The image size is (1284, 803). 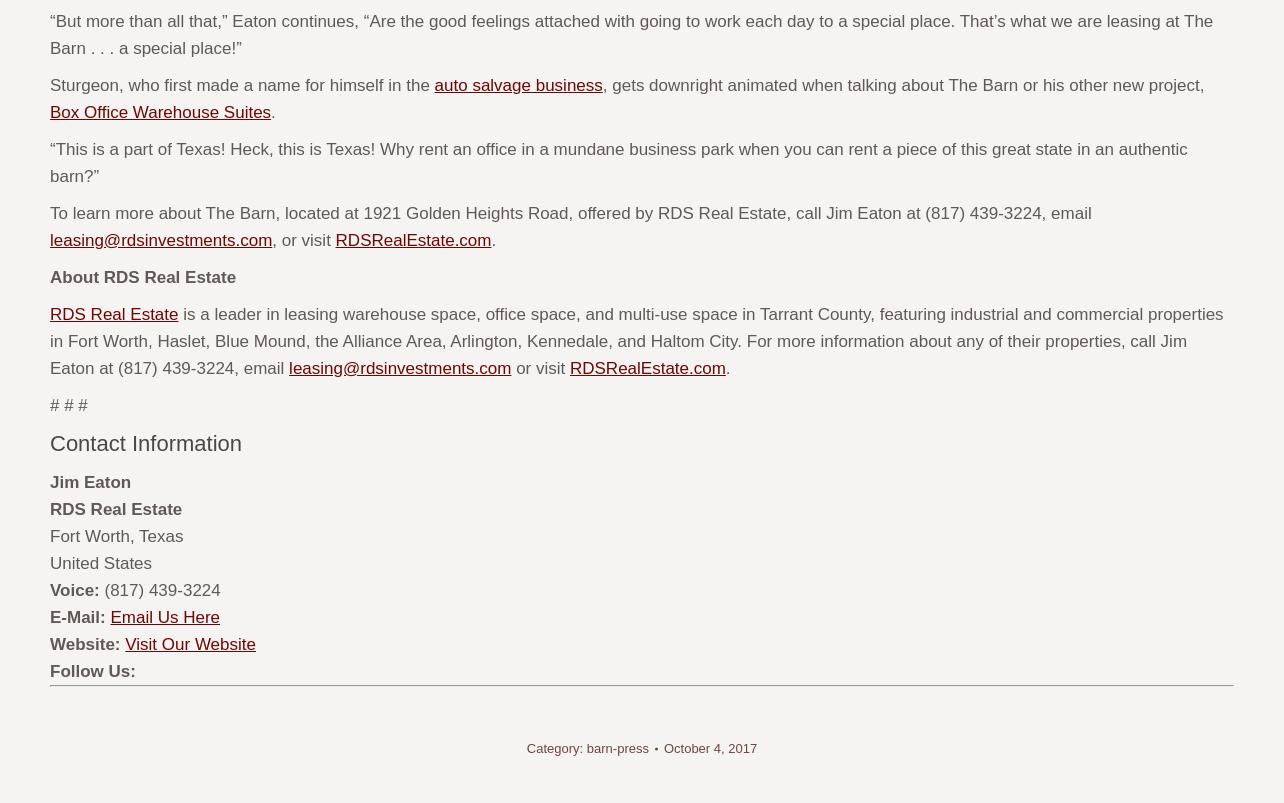 I want to click on 'Visit Our Website', so click(x=189, y=644).